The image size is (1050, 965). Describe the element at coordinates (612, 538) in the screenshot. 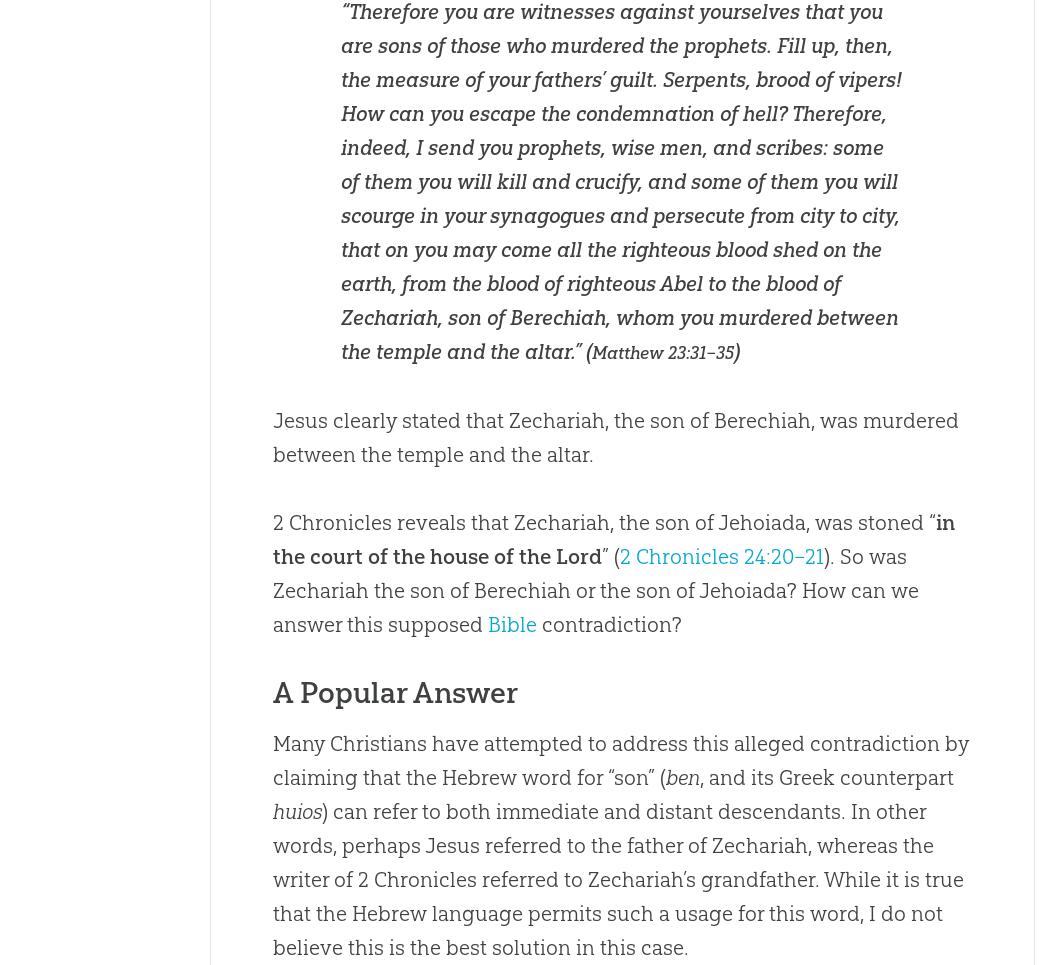

I see `'in the court of the house of the Lord'` at that location.